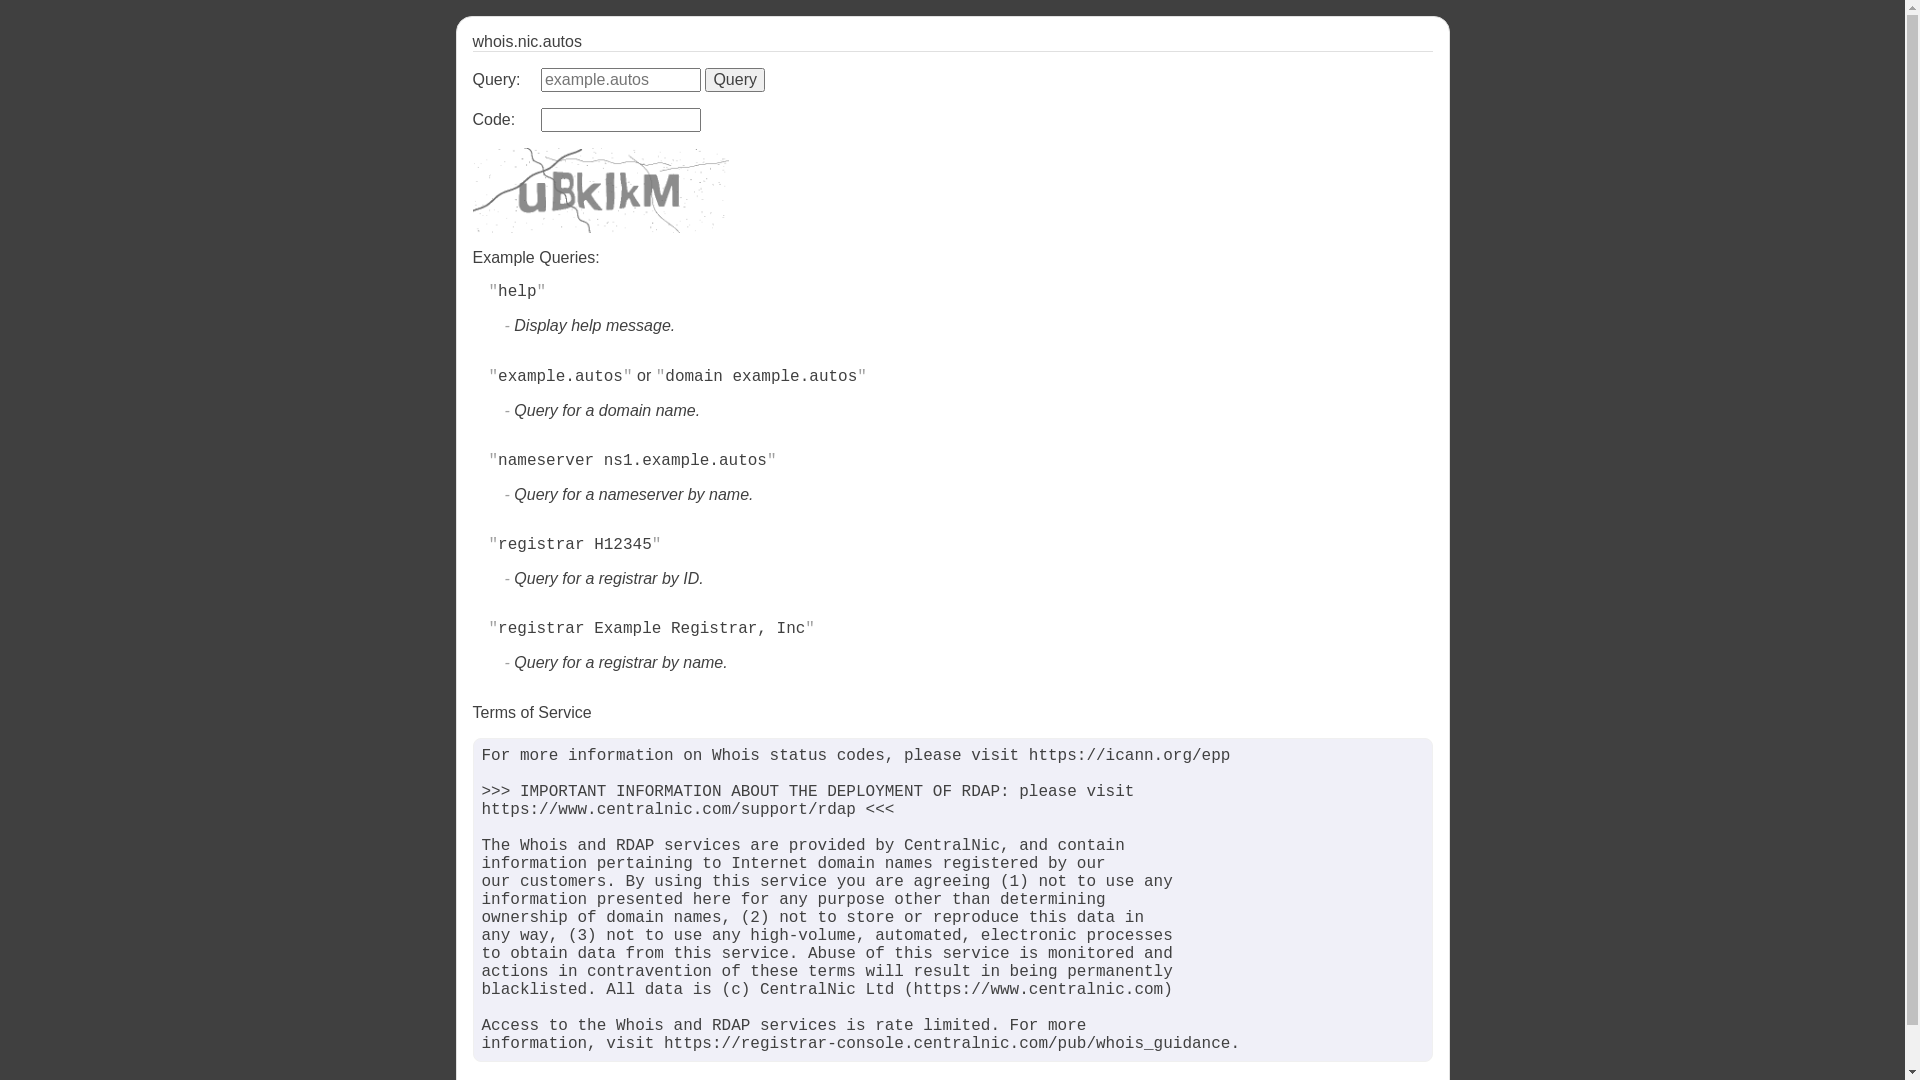 The width and height of the screenshot is (1920, 1080). What do you see at coordinates (733, 79) in the screenshot?
I see `'Query'` at bounding box center [733, 79].